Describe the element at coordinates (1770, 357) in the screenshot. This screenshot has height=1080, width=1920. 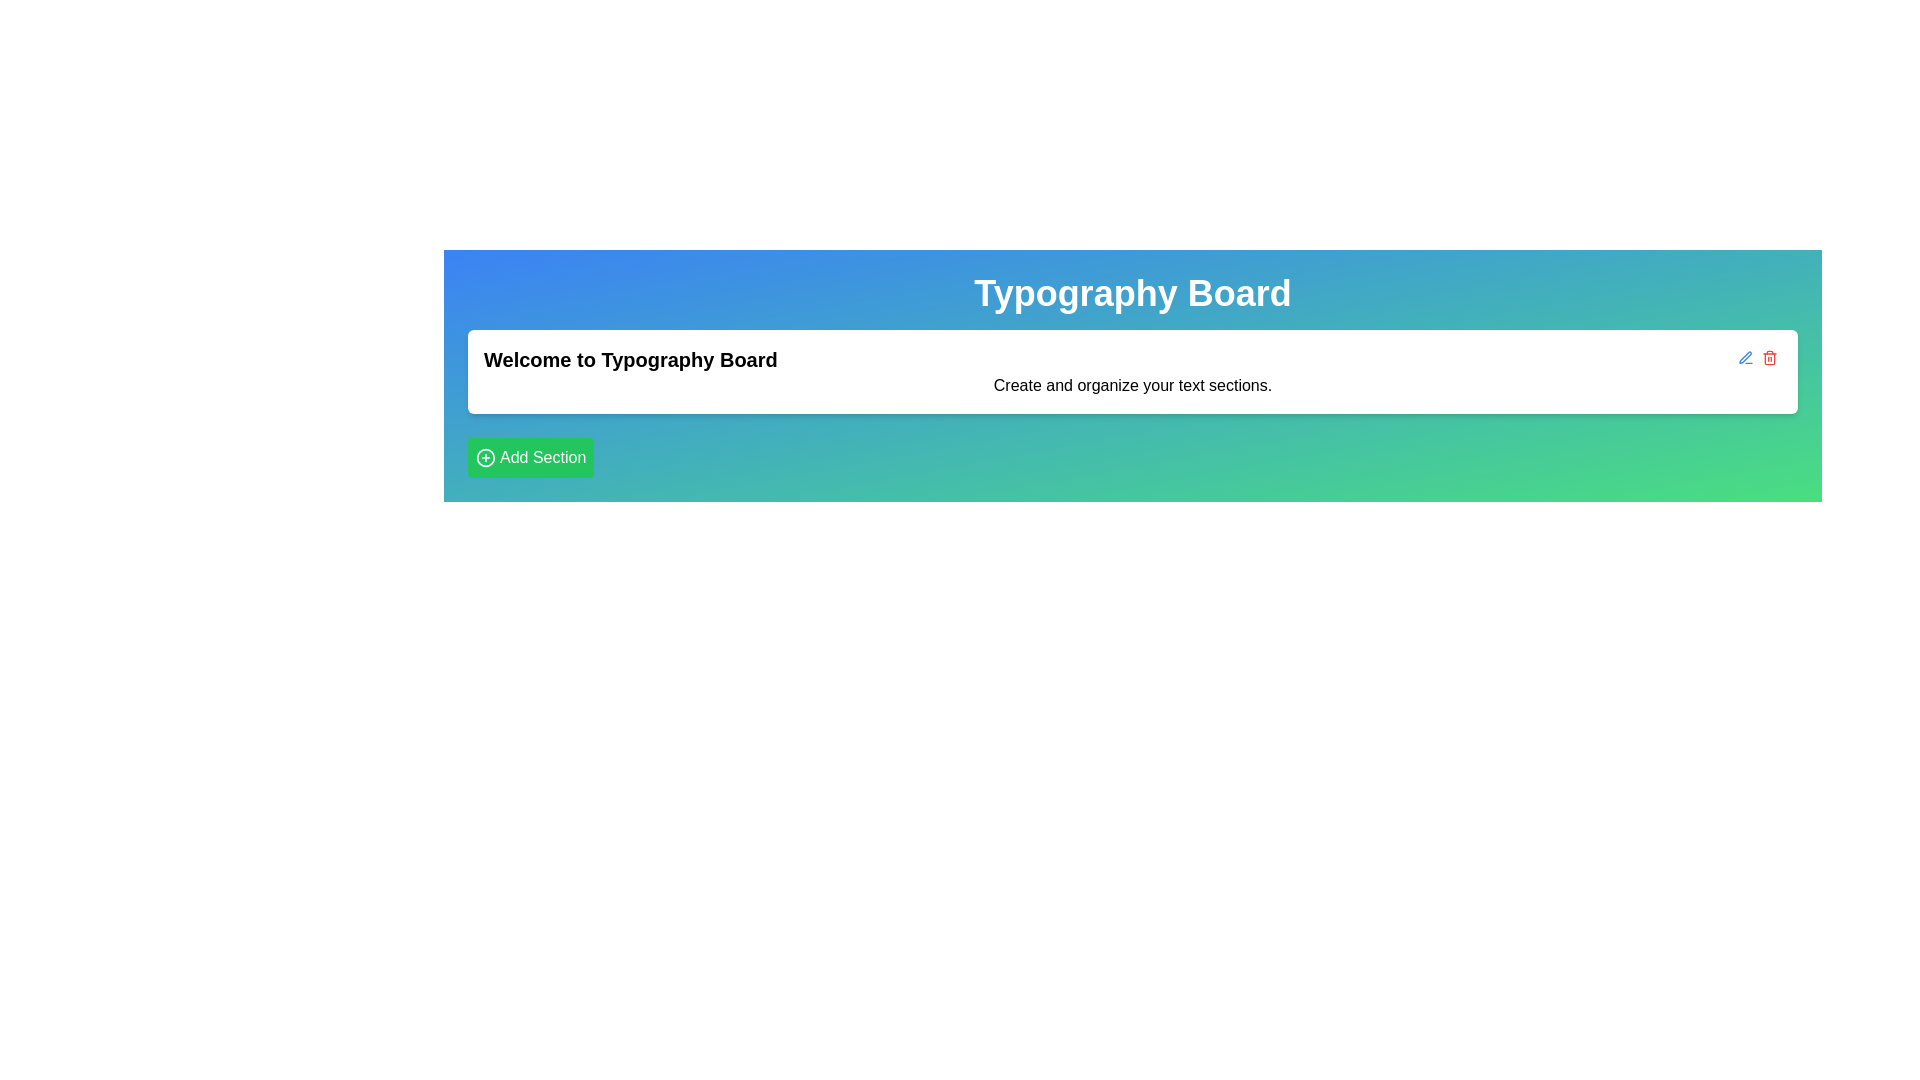
I see `the delete icon button located towards the right end of the toolbar` at that location.